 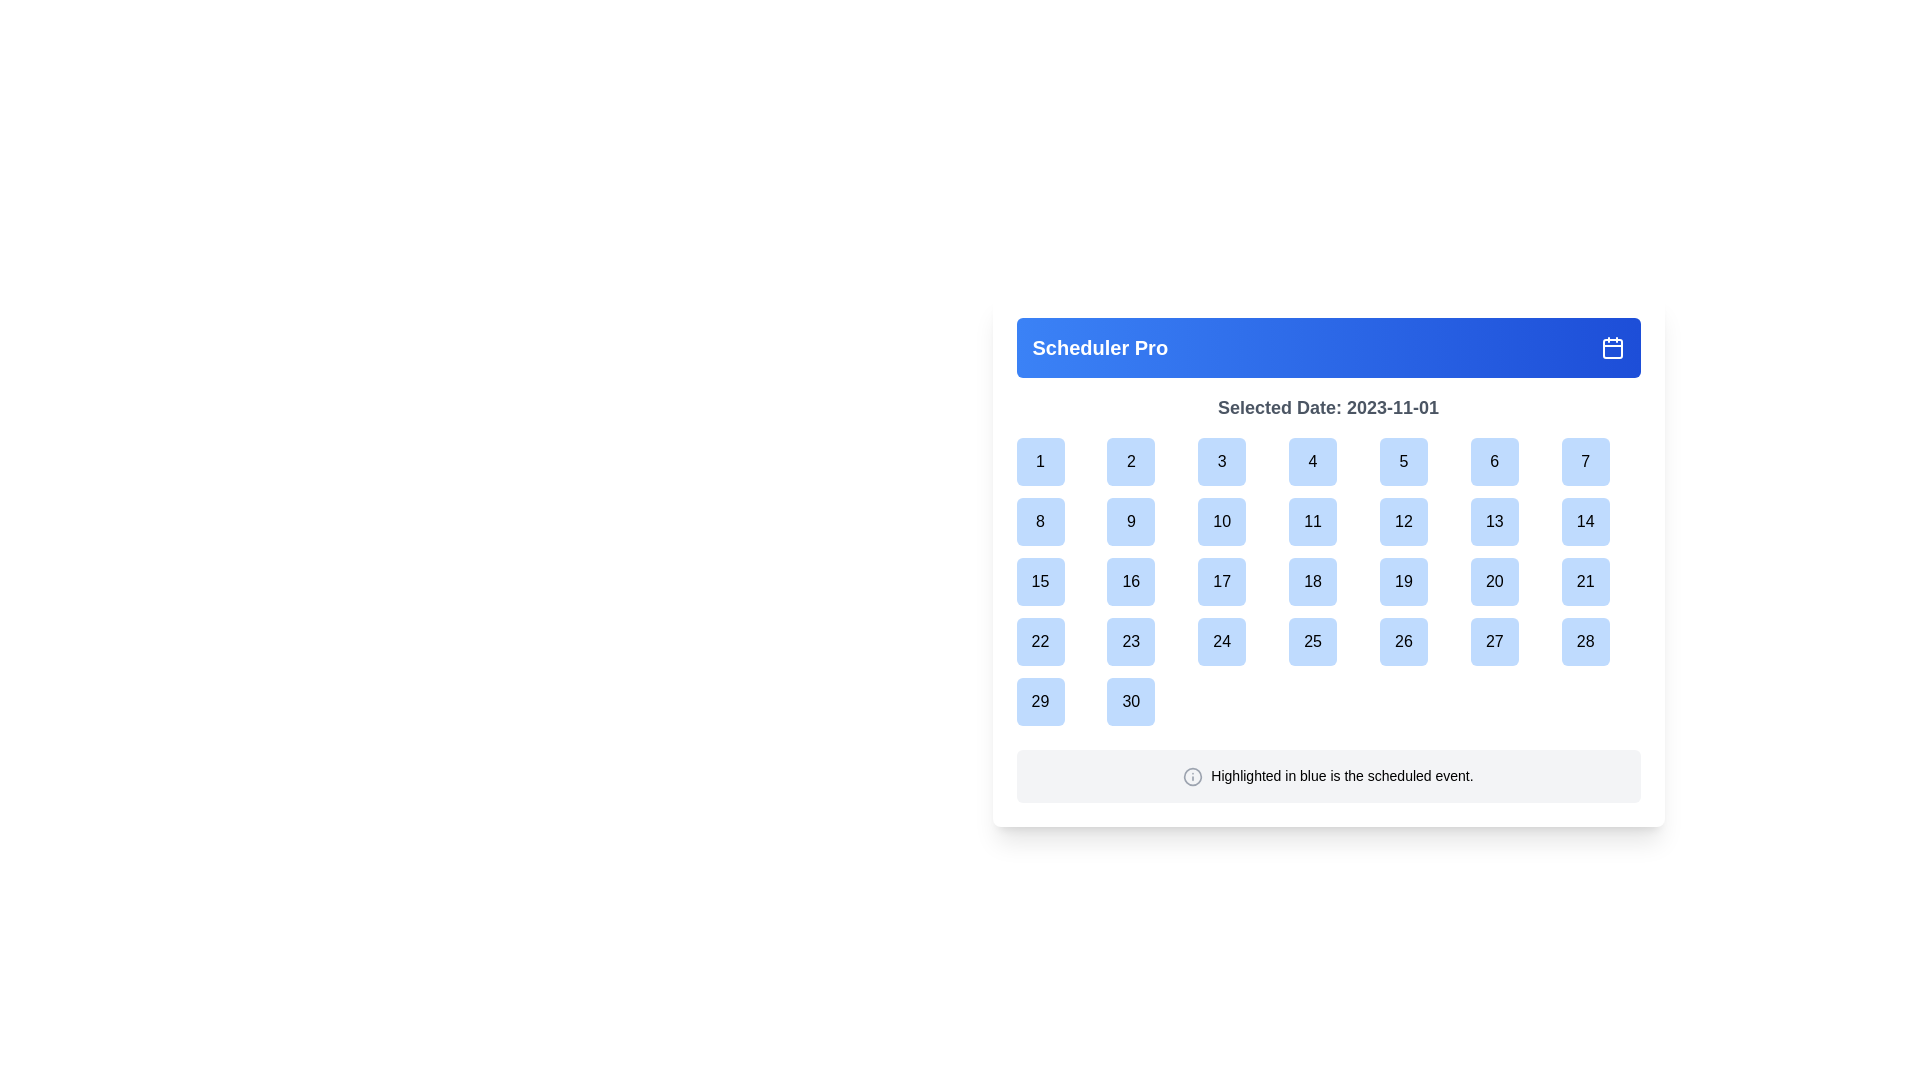 I want to click on the button representing the third day in the calendar interface to activate its hover state, so click(x=1221, y=462).